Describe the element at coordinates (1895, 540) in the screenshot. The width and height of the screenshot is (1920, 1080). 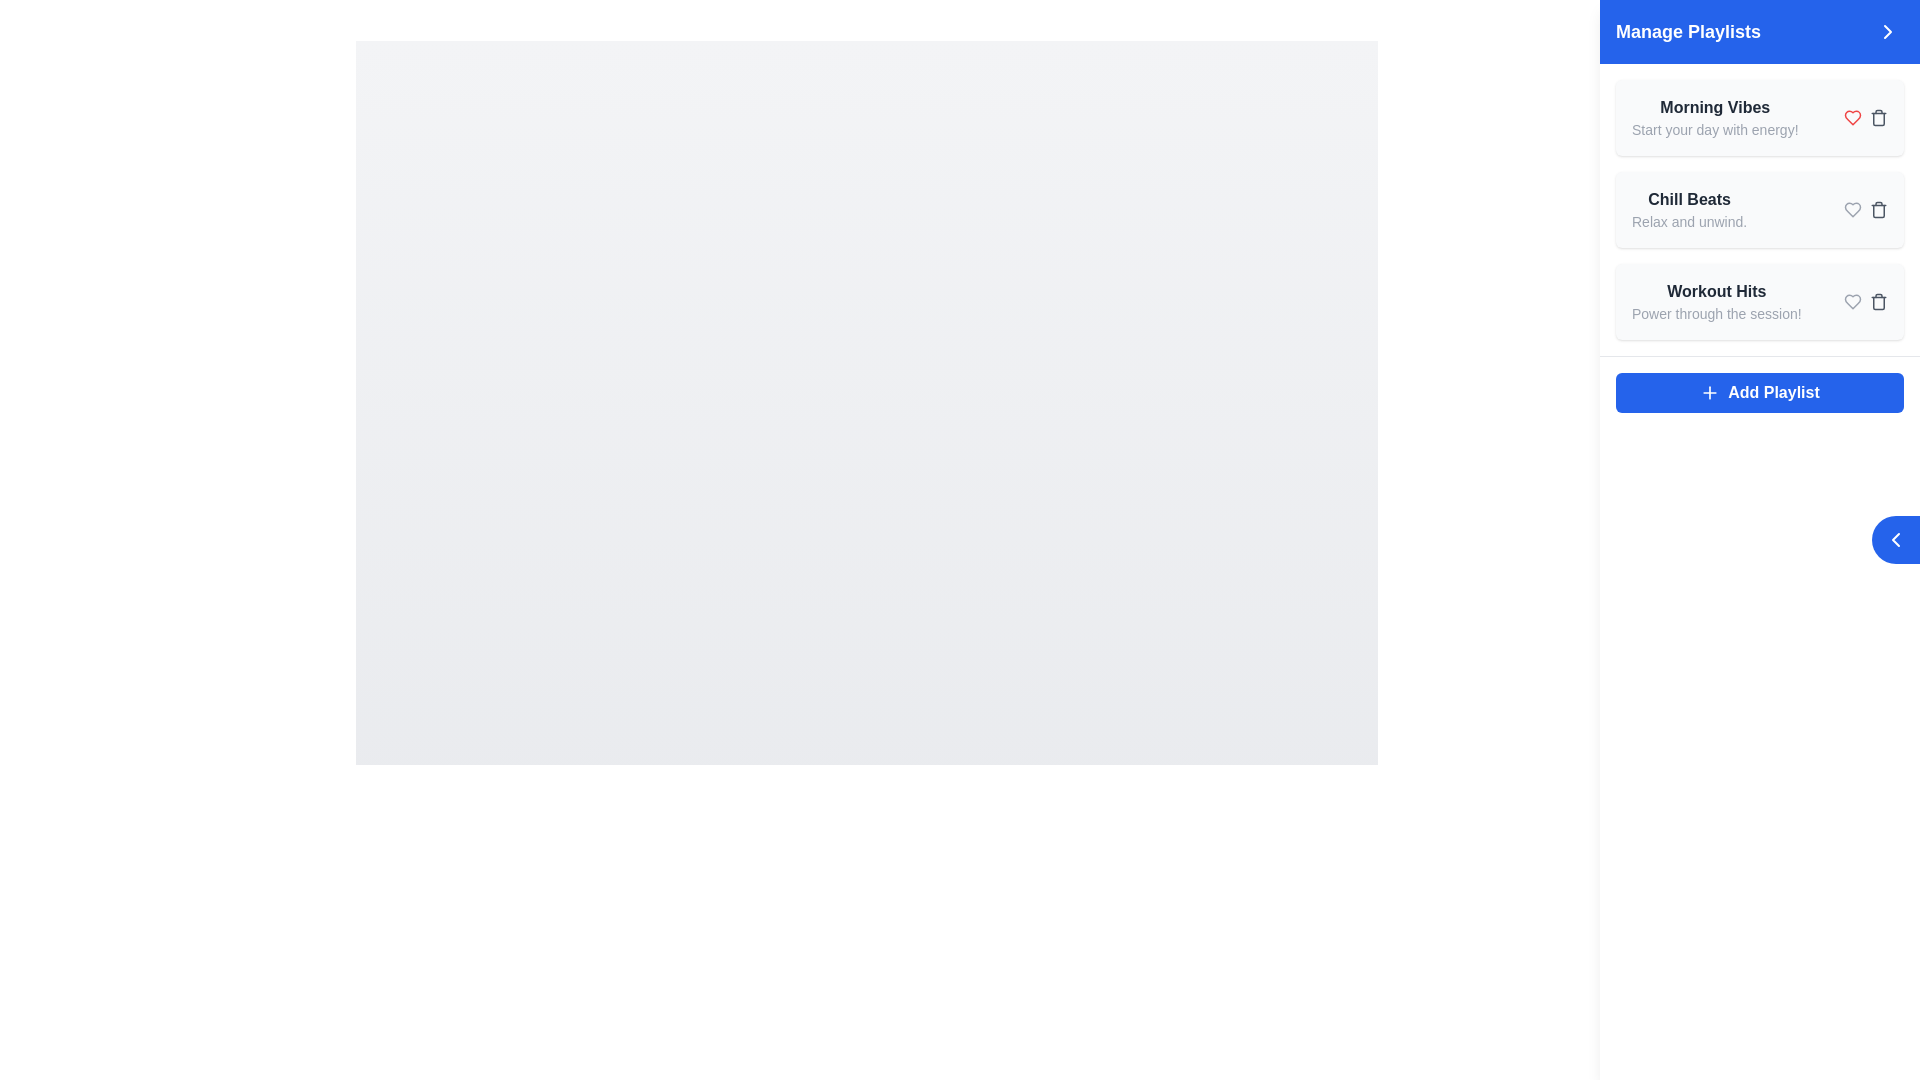
I see `the small left-pointing chevron-shaped icon, which is part of an SVG graphic styled in a stroke format, located in the top-right corner of the interface` at that location.